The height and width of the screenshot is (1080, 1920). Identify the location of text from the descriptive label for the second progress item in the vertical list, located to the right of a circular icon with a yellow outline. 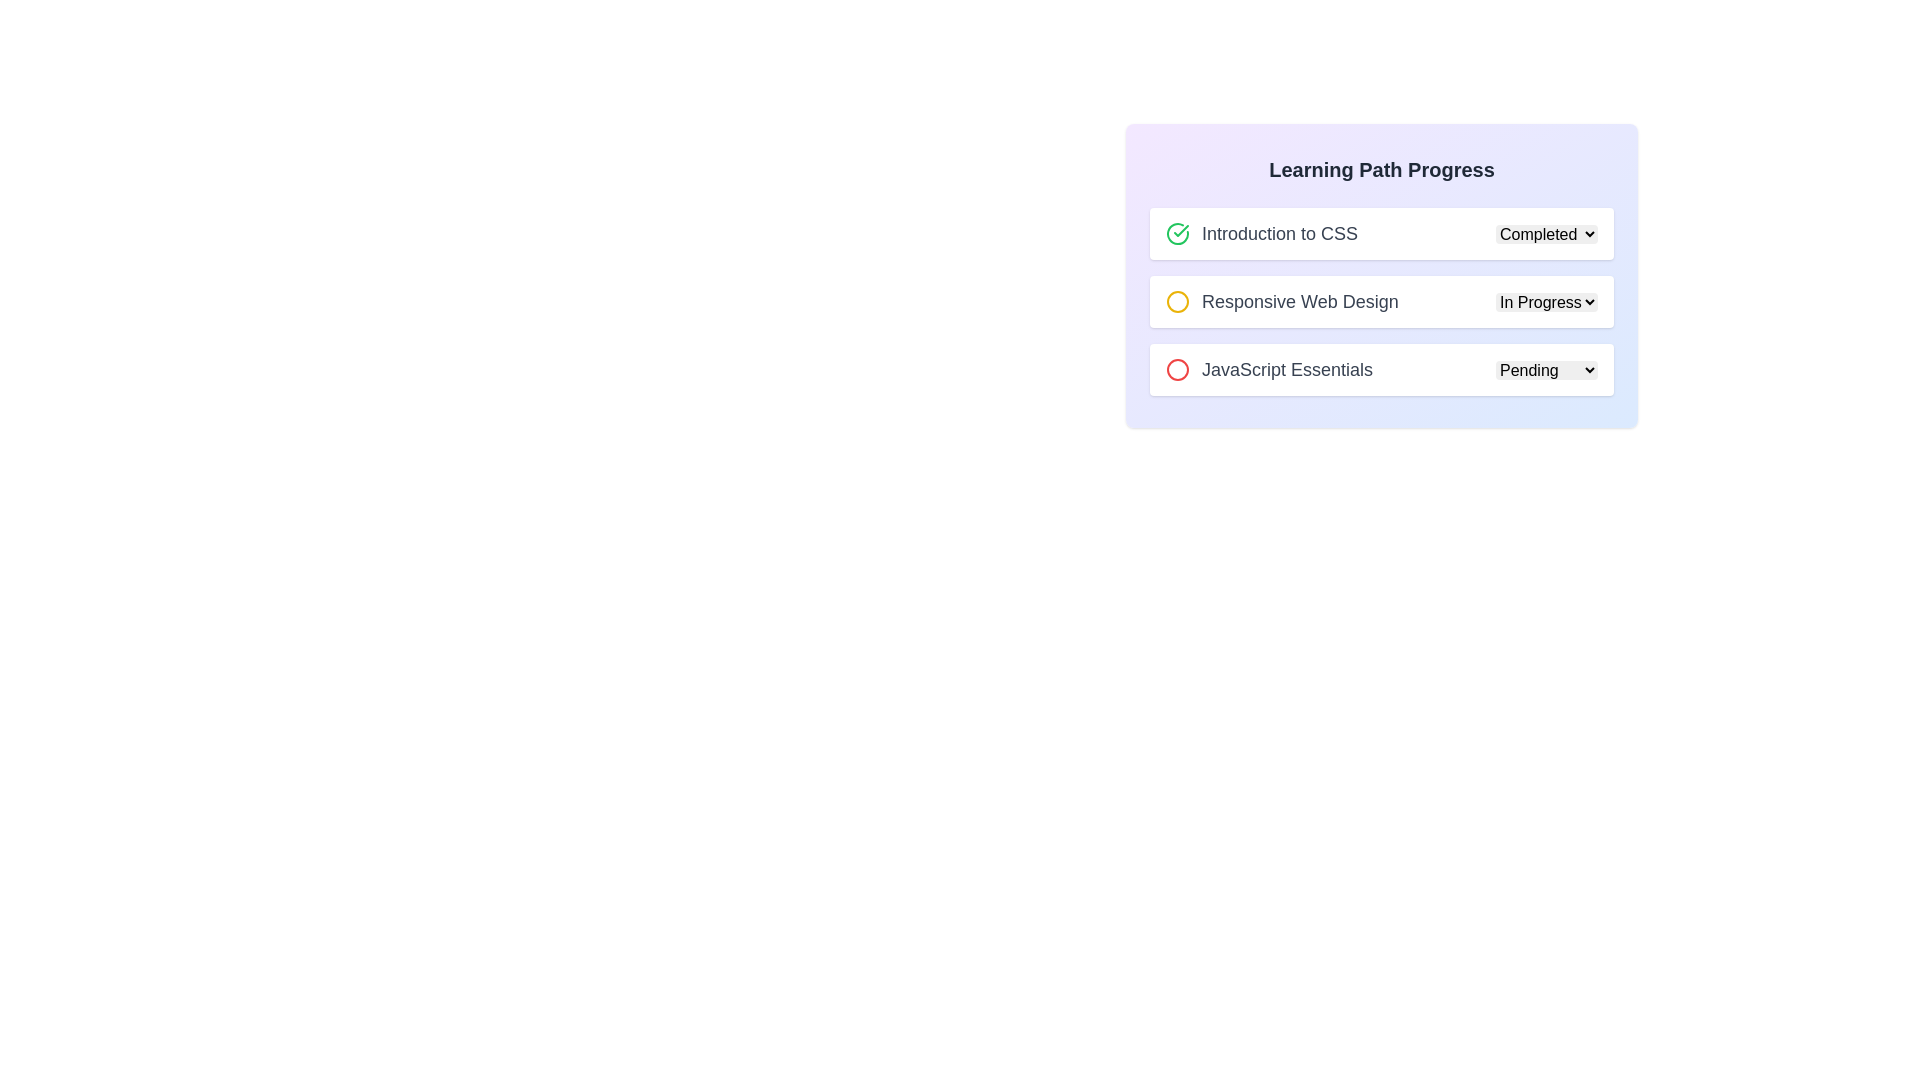
(1300, 301).